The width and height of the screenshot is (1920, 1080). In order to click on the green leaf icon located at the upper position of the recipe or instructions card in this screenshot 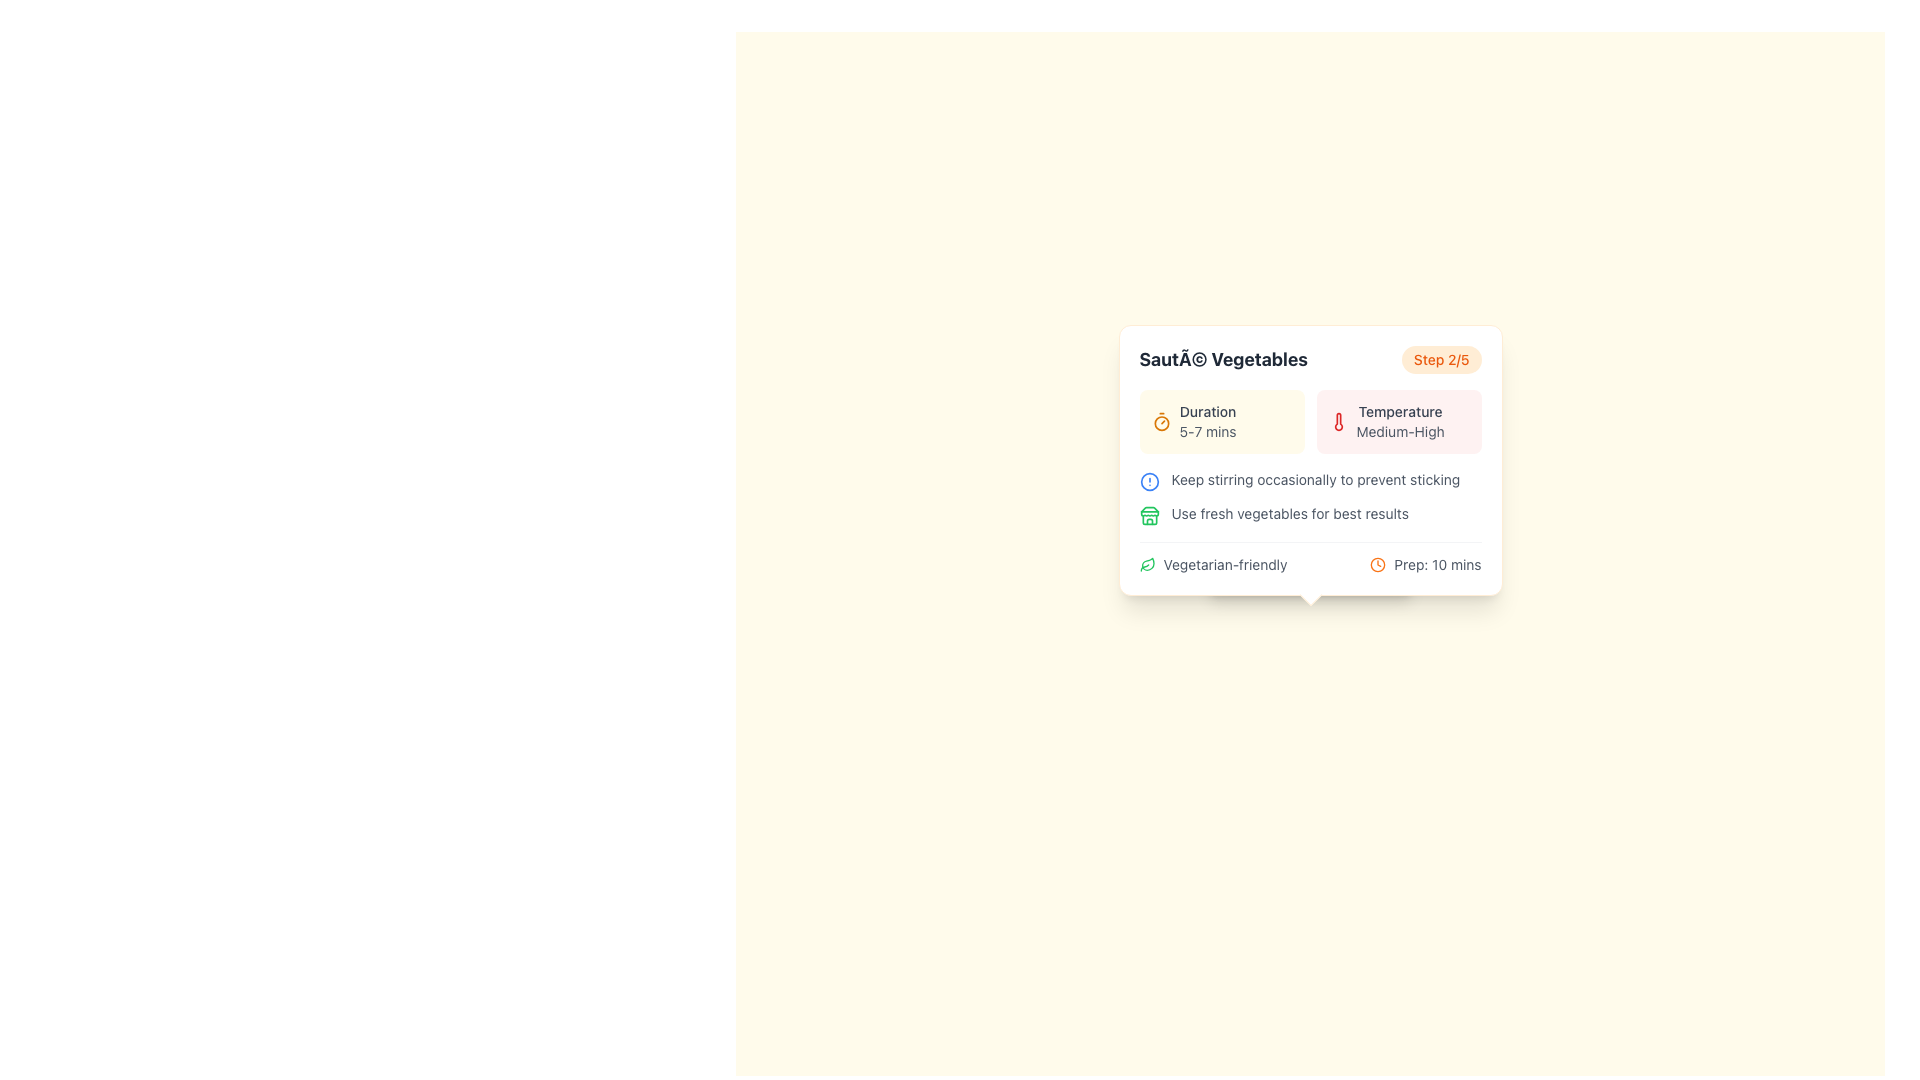, I will do `click(1147, 564)`.